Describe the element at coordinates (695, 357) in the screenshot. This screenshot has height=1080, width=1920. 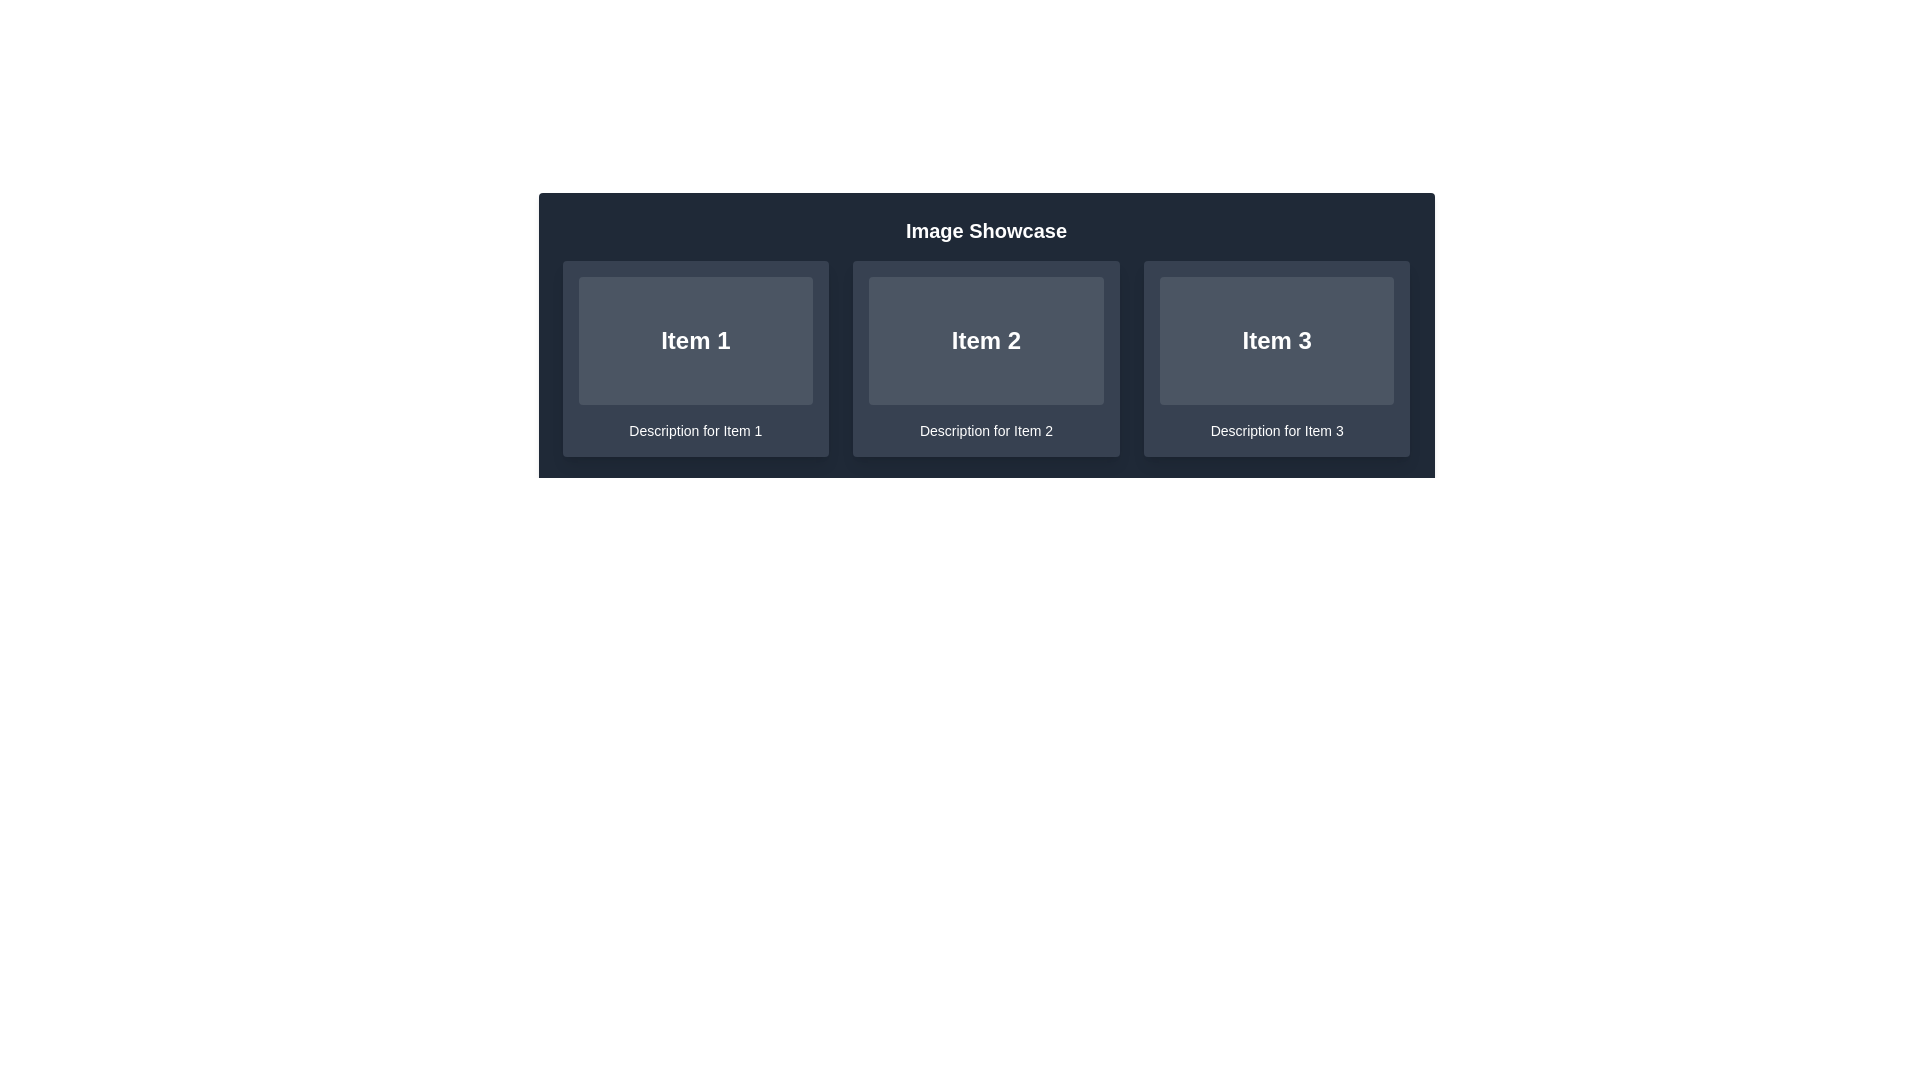
I see `the first Information Card in the 'Image Showcase' section, which displays a title and description` at that location.